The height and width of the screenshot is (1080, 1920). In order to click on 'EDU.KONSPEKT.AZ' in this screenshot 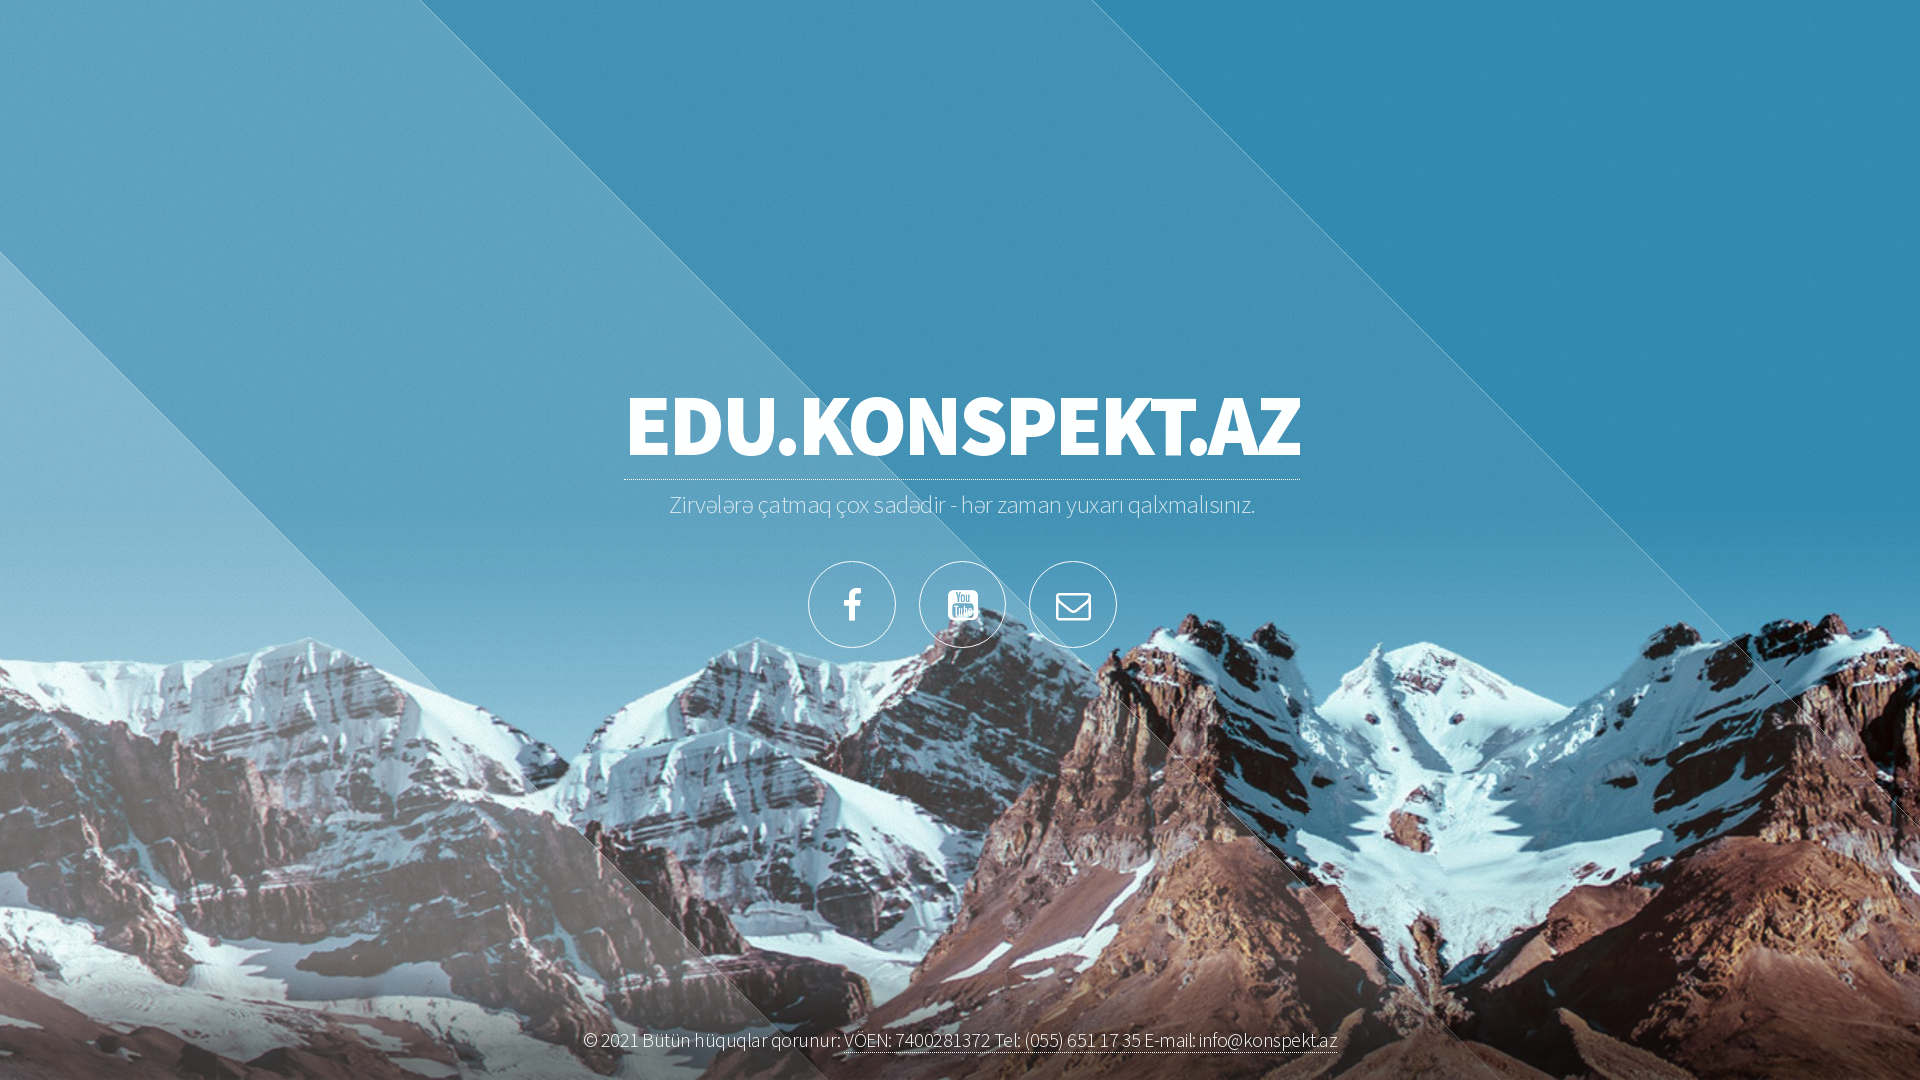, I will do `click(961, 423)`.